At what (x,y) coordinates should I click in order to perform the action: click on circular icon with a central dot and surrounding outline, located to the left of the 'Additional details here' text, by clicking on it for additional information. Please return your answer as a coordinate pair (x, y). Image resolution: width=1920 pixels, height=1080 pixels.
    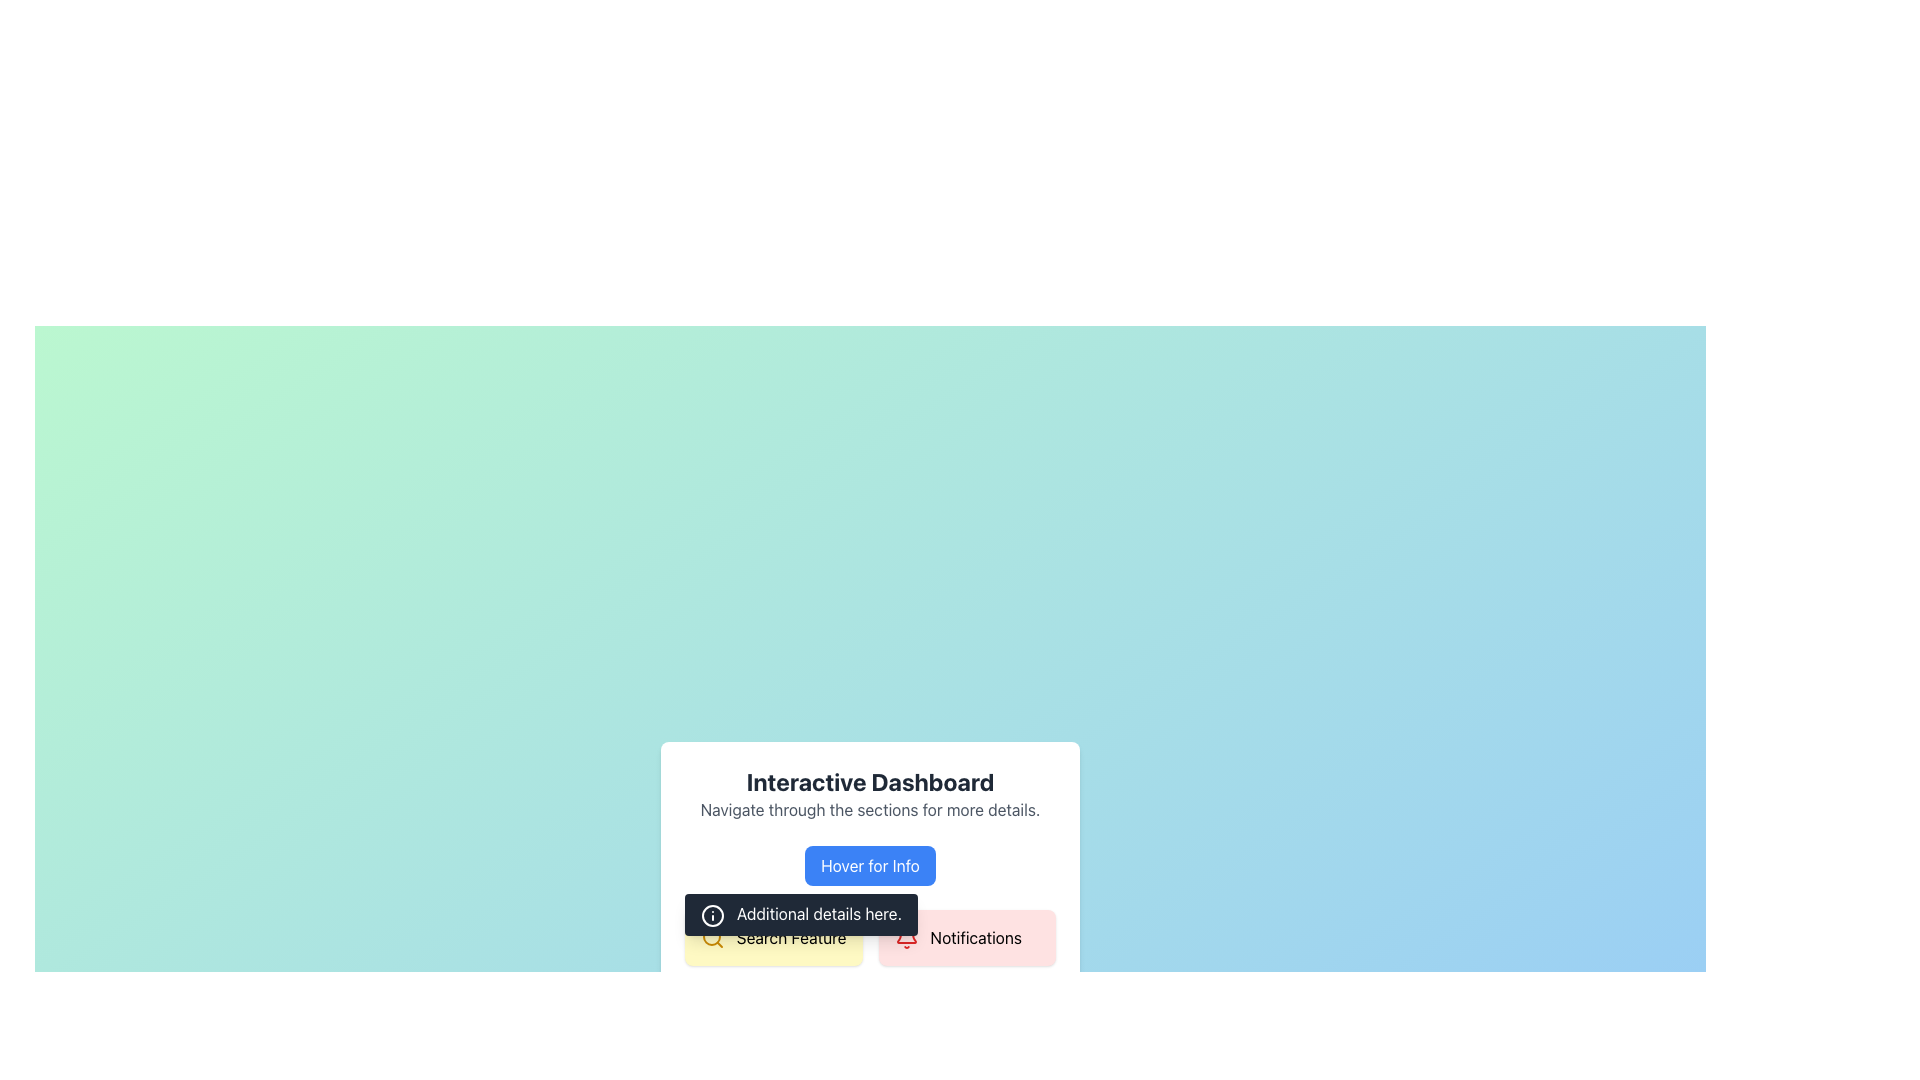
    Looking at the image, I should click on (712, 915).